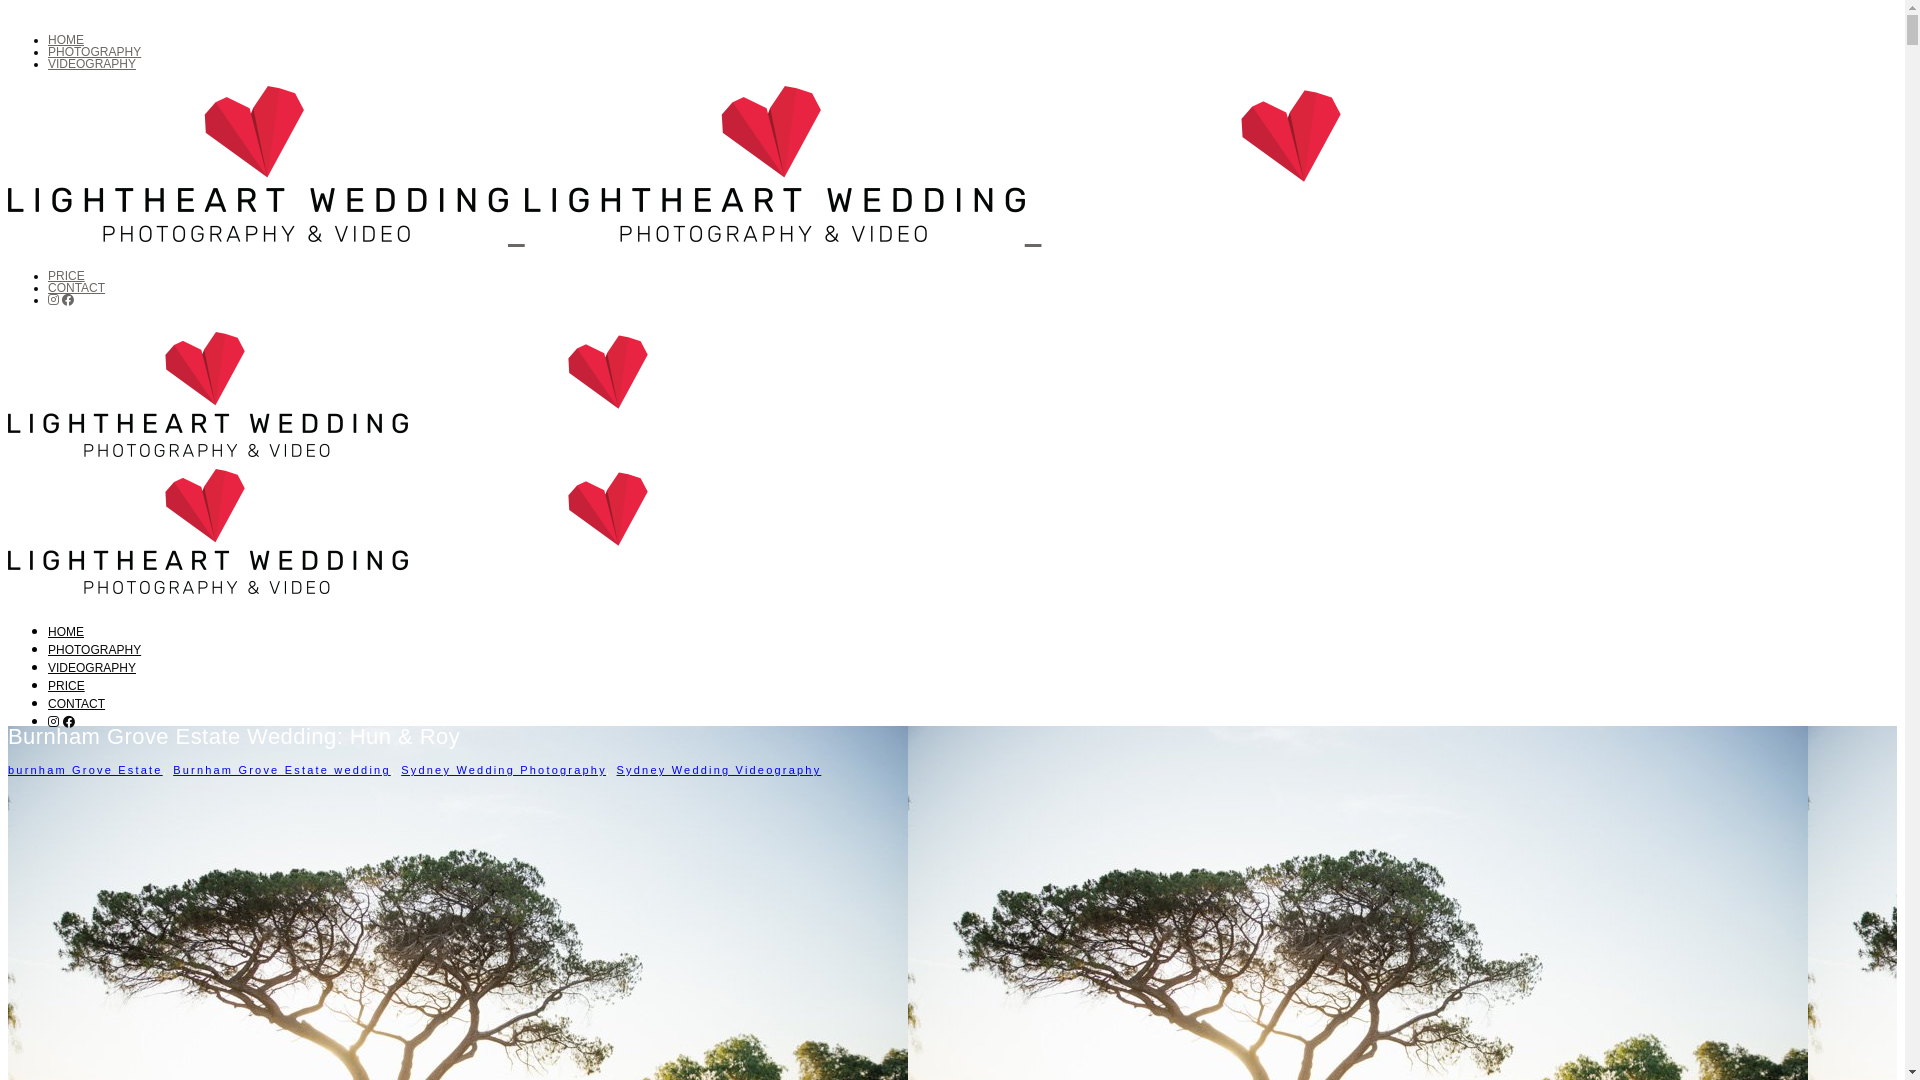  I want to click on 'PRICE', so click(66, 685).